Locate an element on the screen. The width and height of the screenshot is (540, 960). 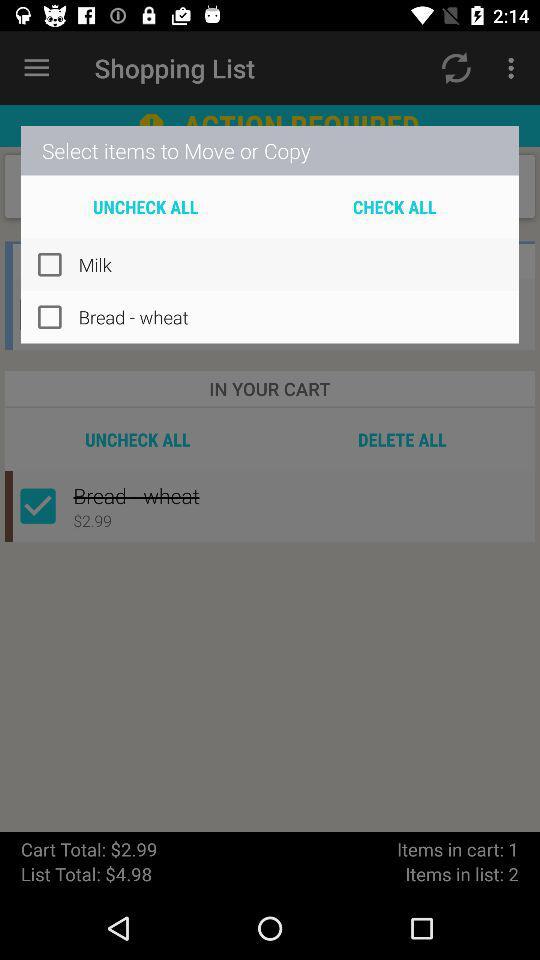
item below the select items to is located at coordinates (144, 206).